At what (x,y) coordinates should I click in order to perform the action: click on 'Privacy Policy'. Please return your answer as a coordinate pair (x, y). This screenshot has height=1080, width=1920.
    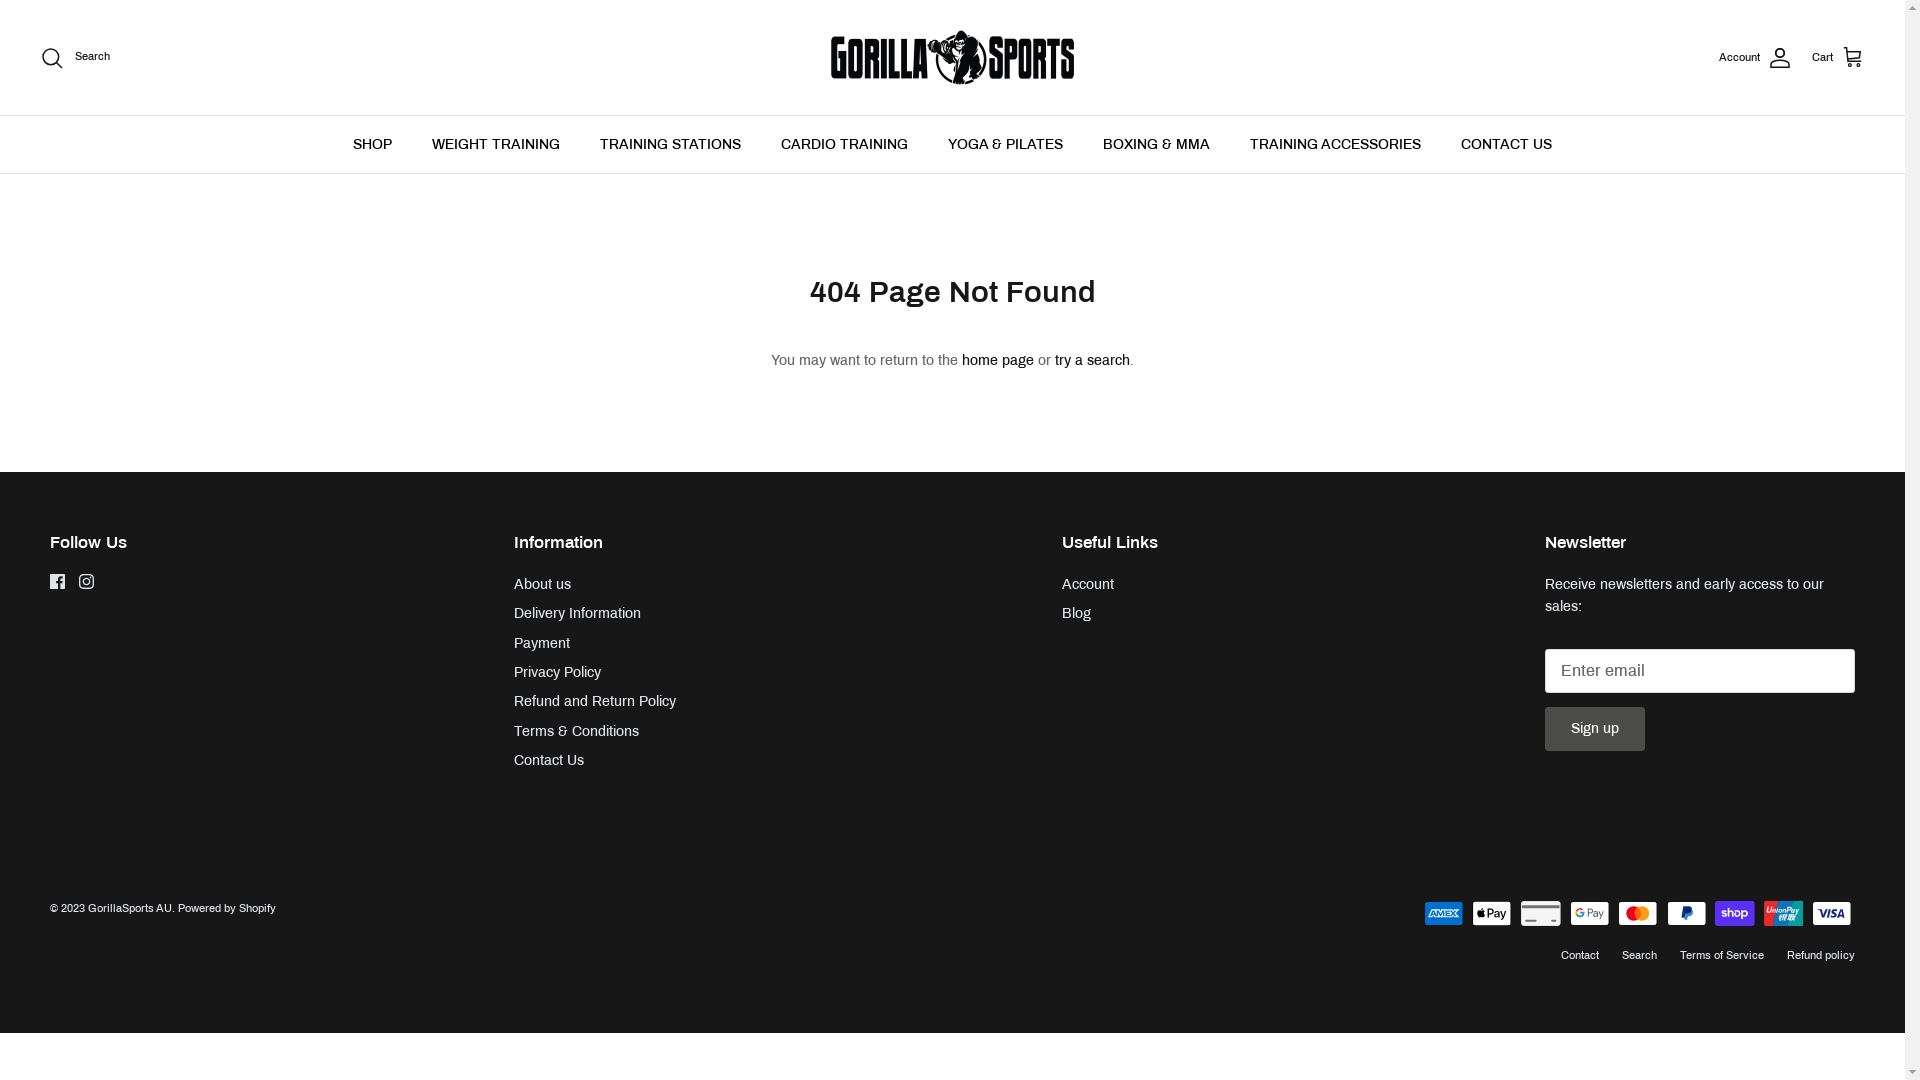
    Looking at the image, I should click on (513, 672).